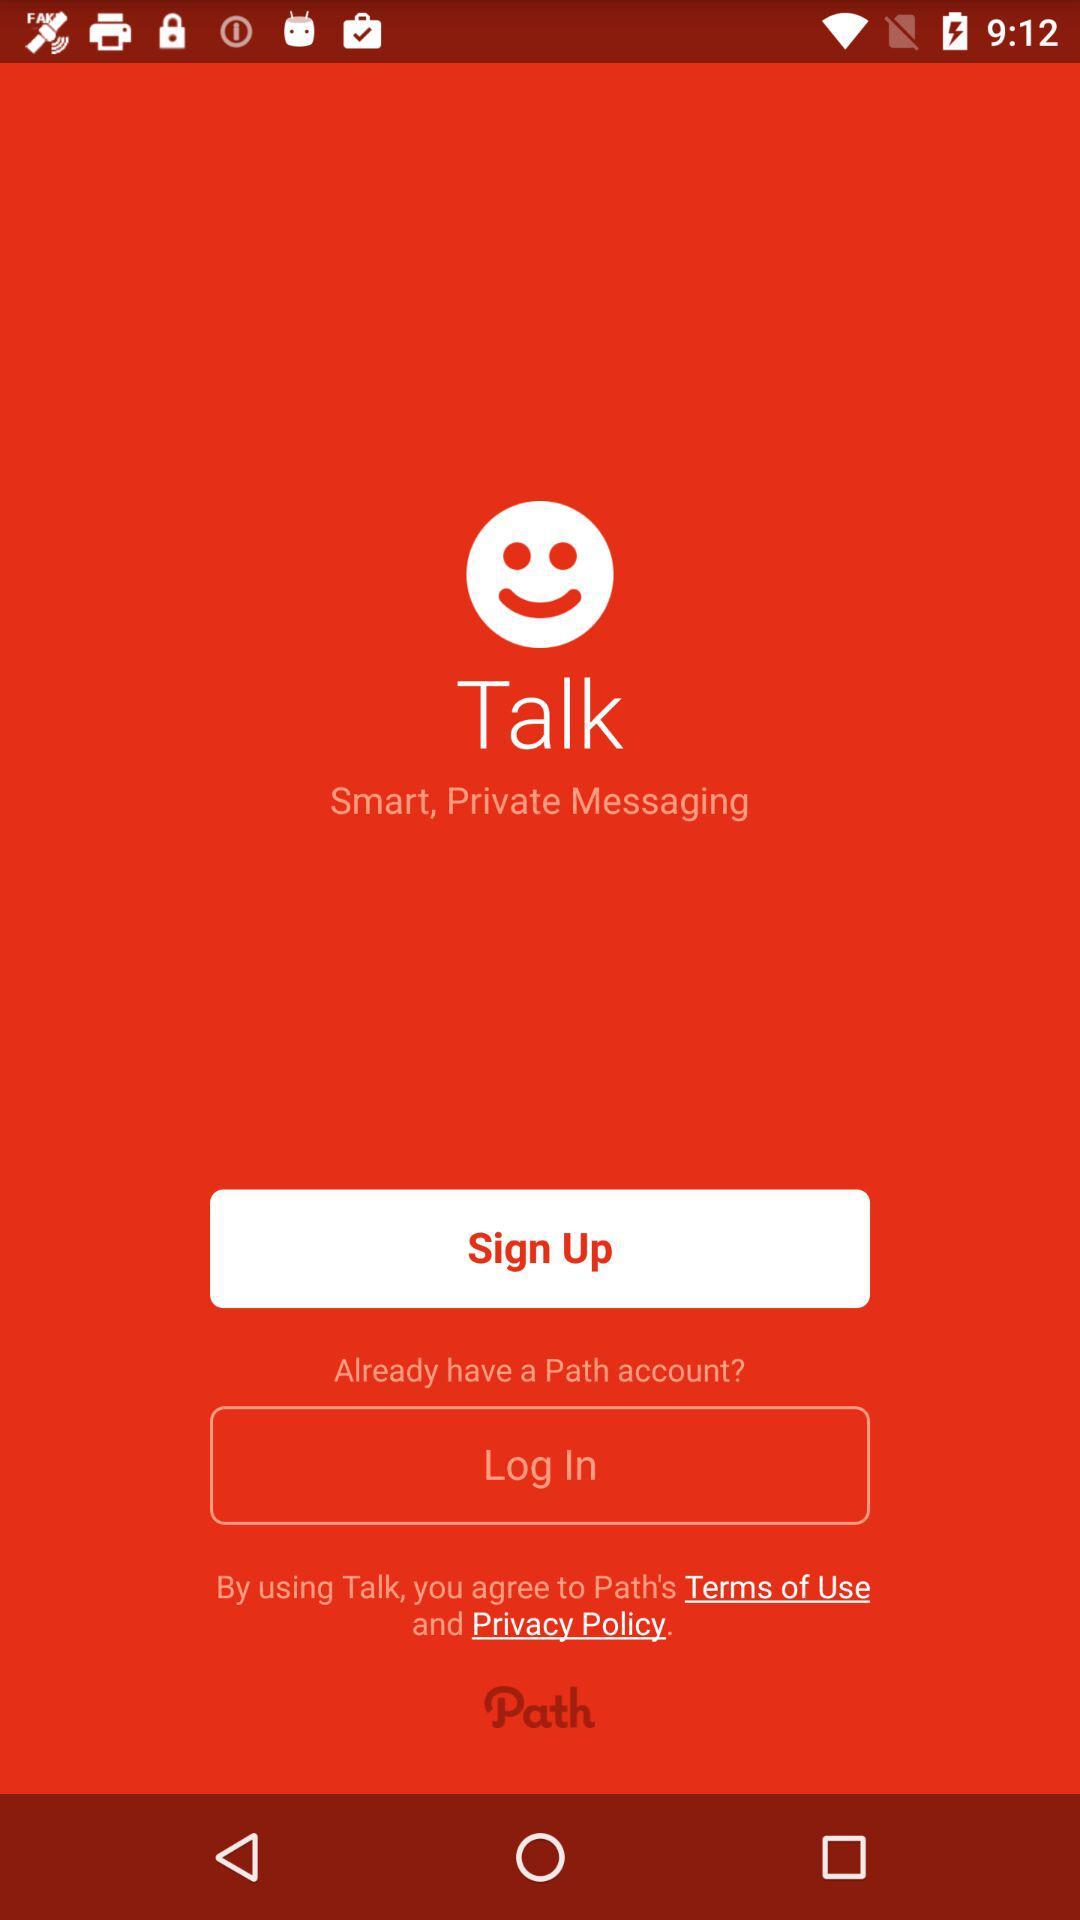  I want to click on log in icon, so click(540, 1465).